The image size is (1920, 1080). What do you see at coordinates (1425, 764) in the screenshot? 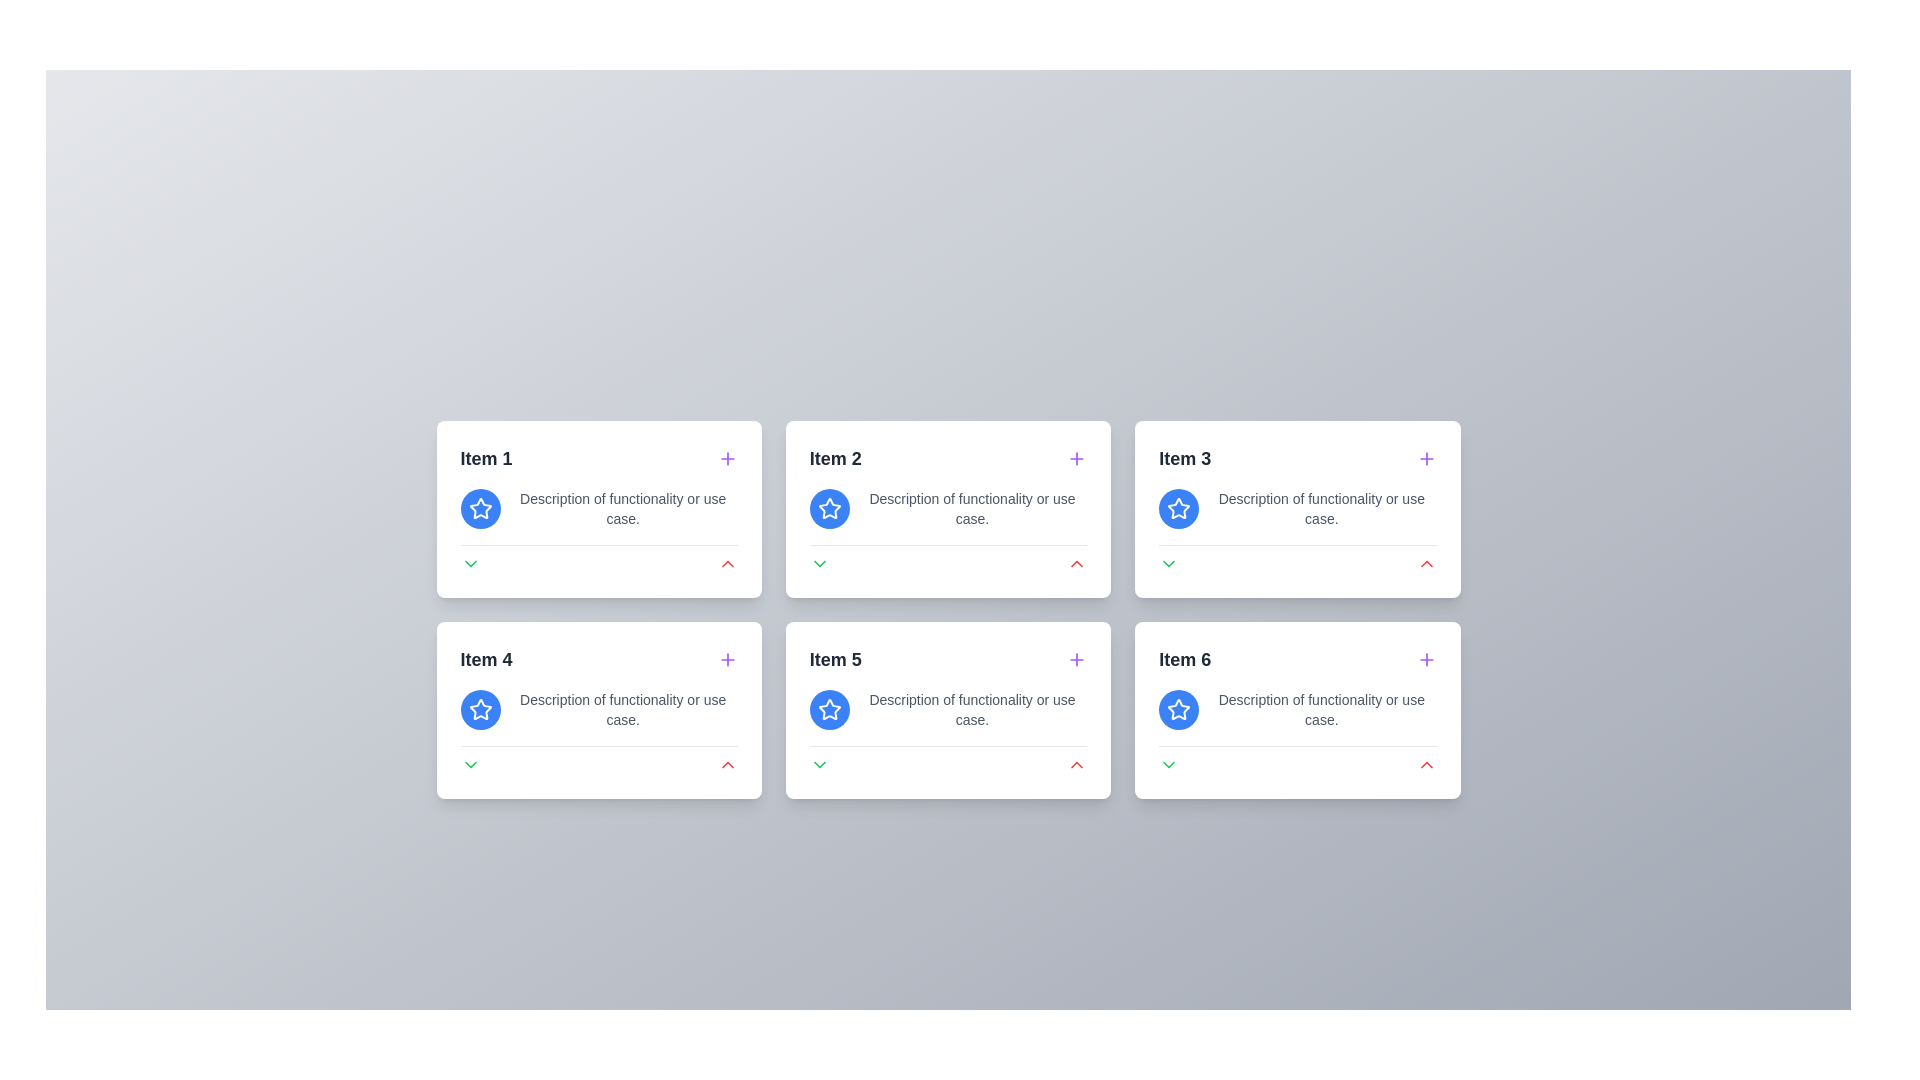
I see `the red upward-pointing chevron icon located in the bottom-right corner of 'Item 6' card` at bounding box center [1425, 764].